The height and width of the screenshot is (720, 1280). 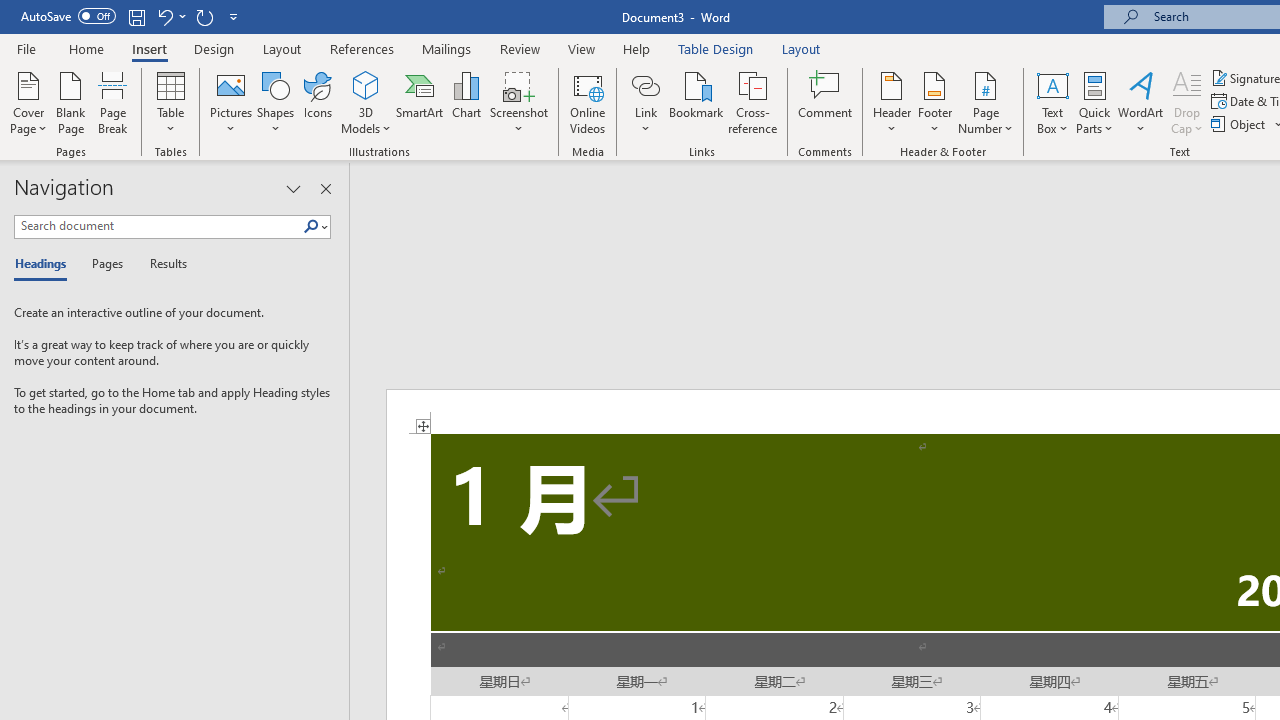 I want to click on 'Comment', so click(x=825, y=103).